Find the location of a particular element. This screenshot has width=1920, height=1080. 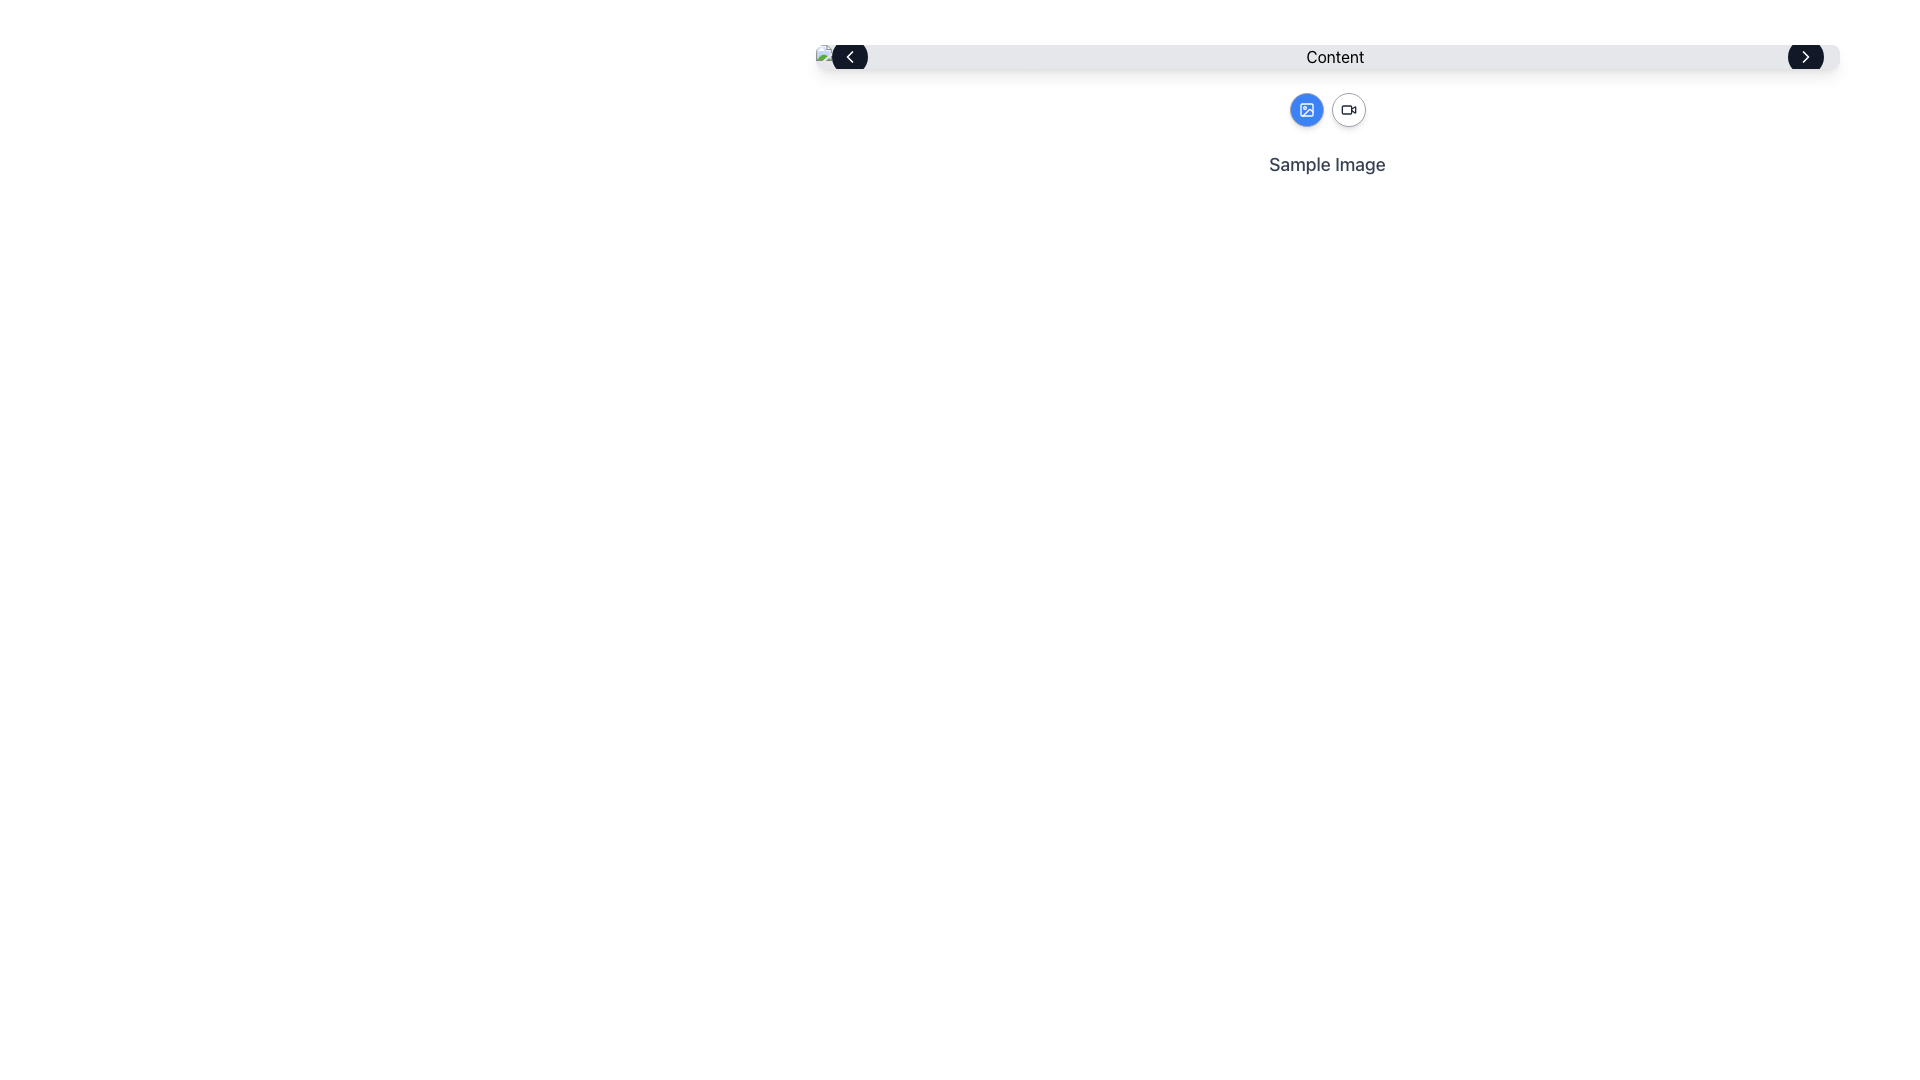

the icon depicting a generic image symbol within the blue circular button located below the 'Content' header is located at coordinates (1306, 110).